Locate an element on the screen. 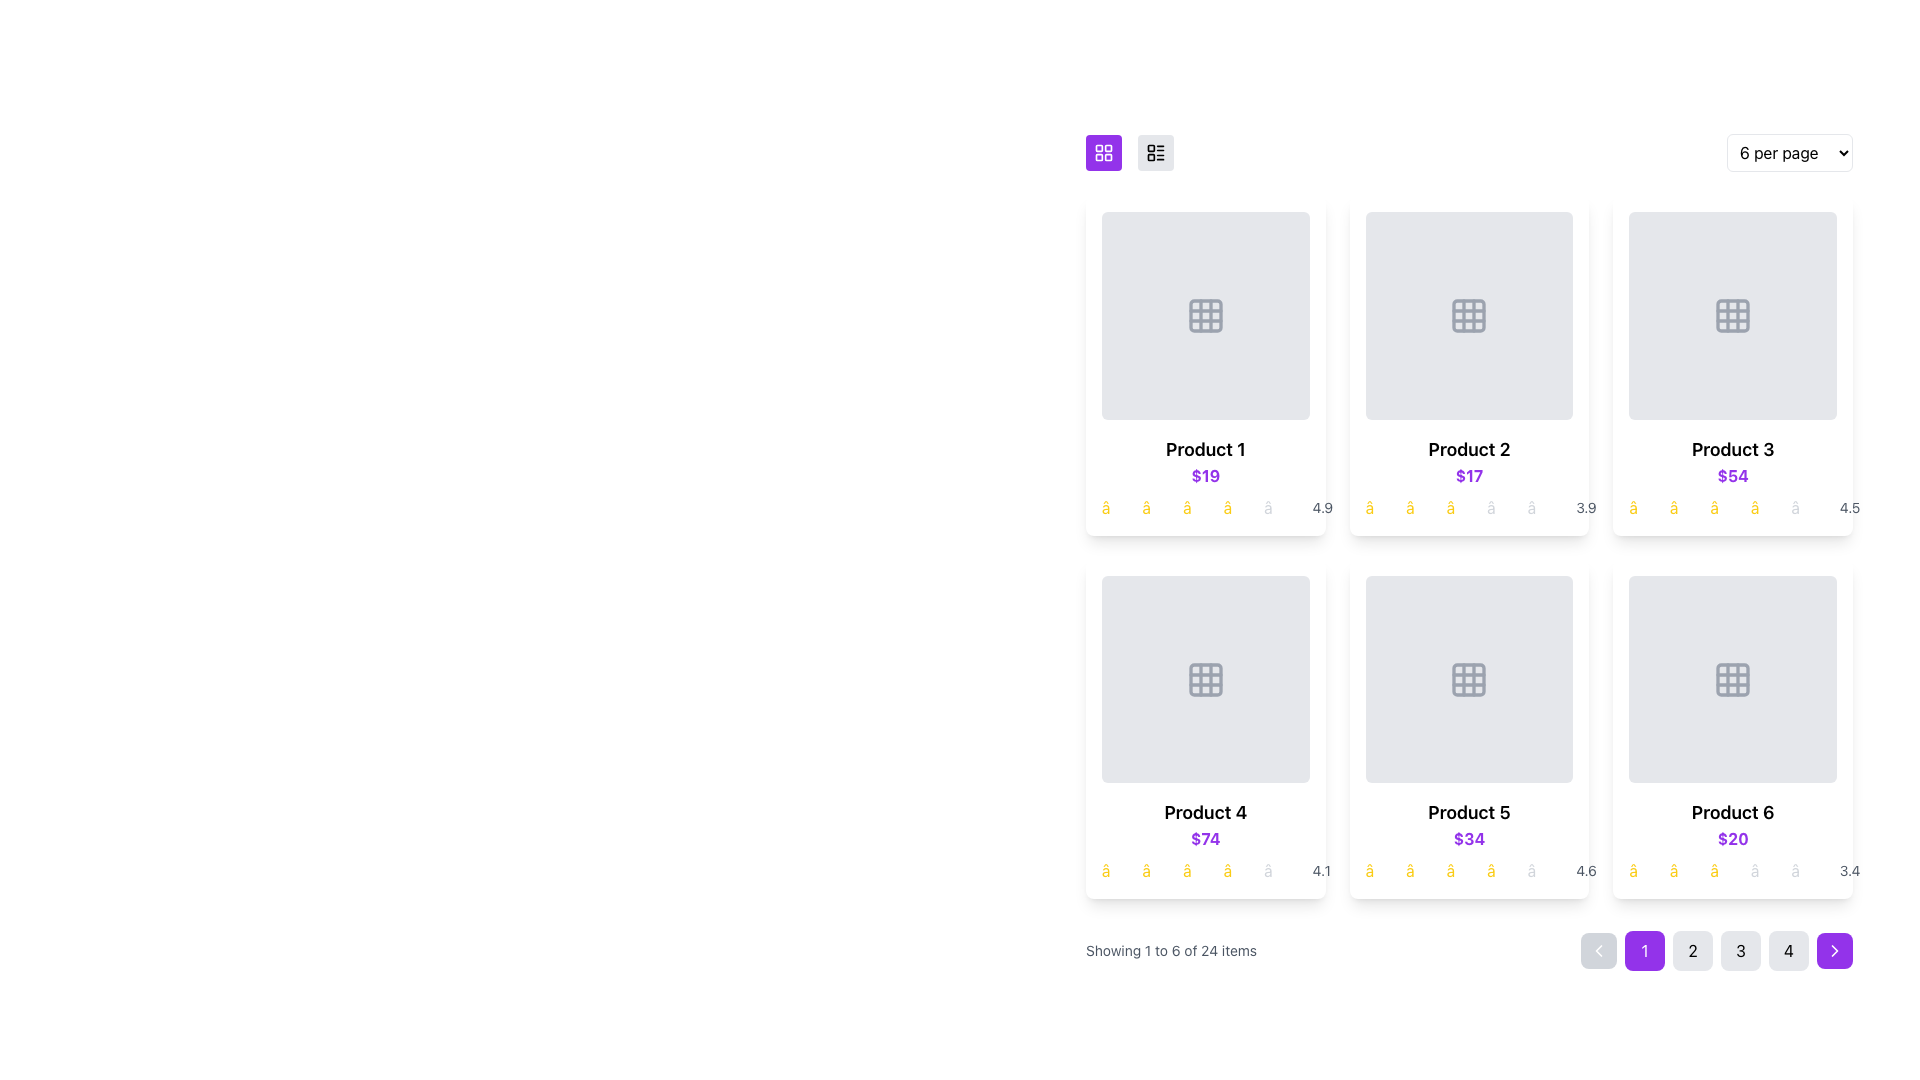 The height and width of the screenshot is (1080, 1920). the image placeholder located in the upper section of the second product card (Product 2), which serves as a visual representation for product images is located at coordinates (1469, 315).